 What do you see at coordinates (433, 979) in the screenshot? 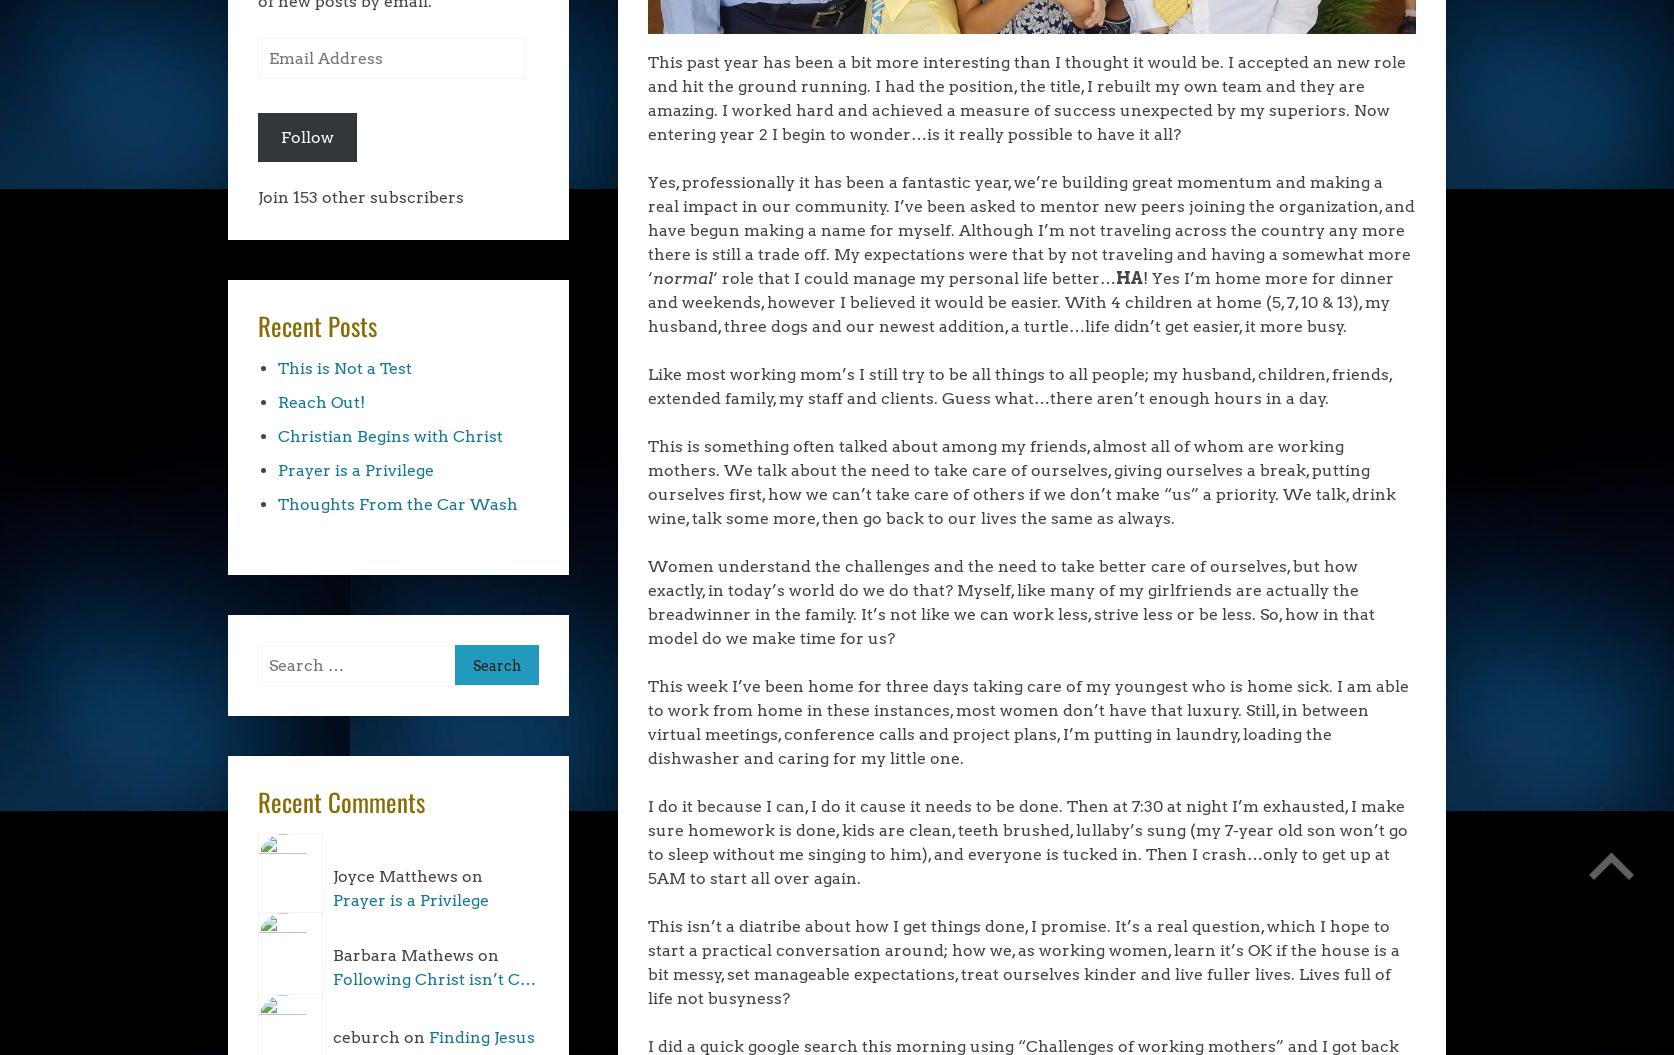
I see `'Following Christ isn’t C…'` at bounding box center [433, 979].